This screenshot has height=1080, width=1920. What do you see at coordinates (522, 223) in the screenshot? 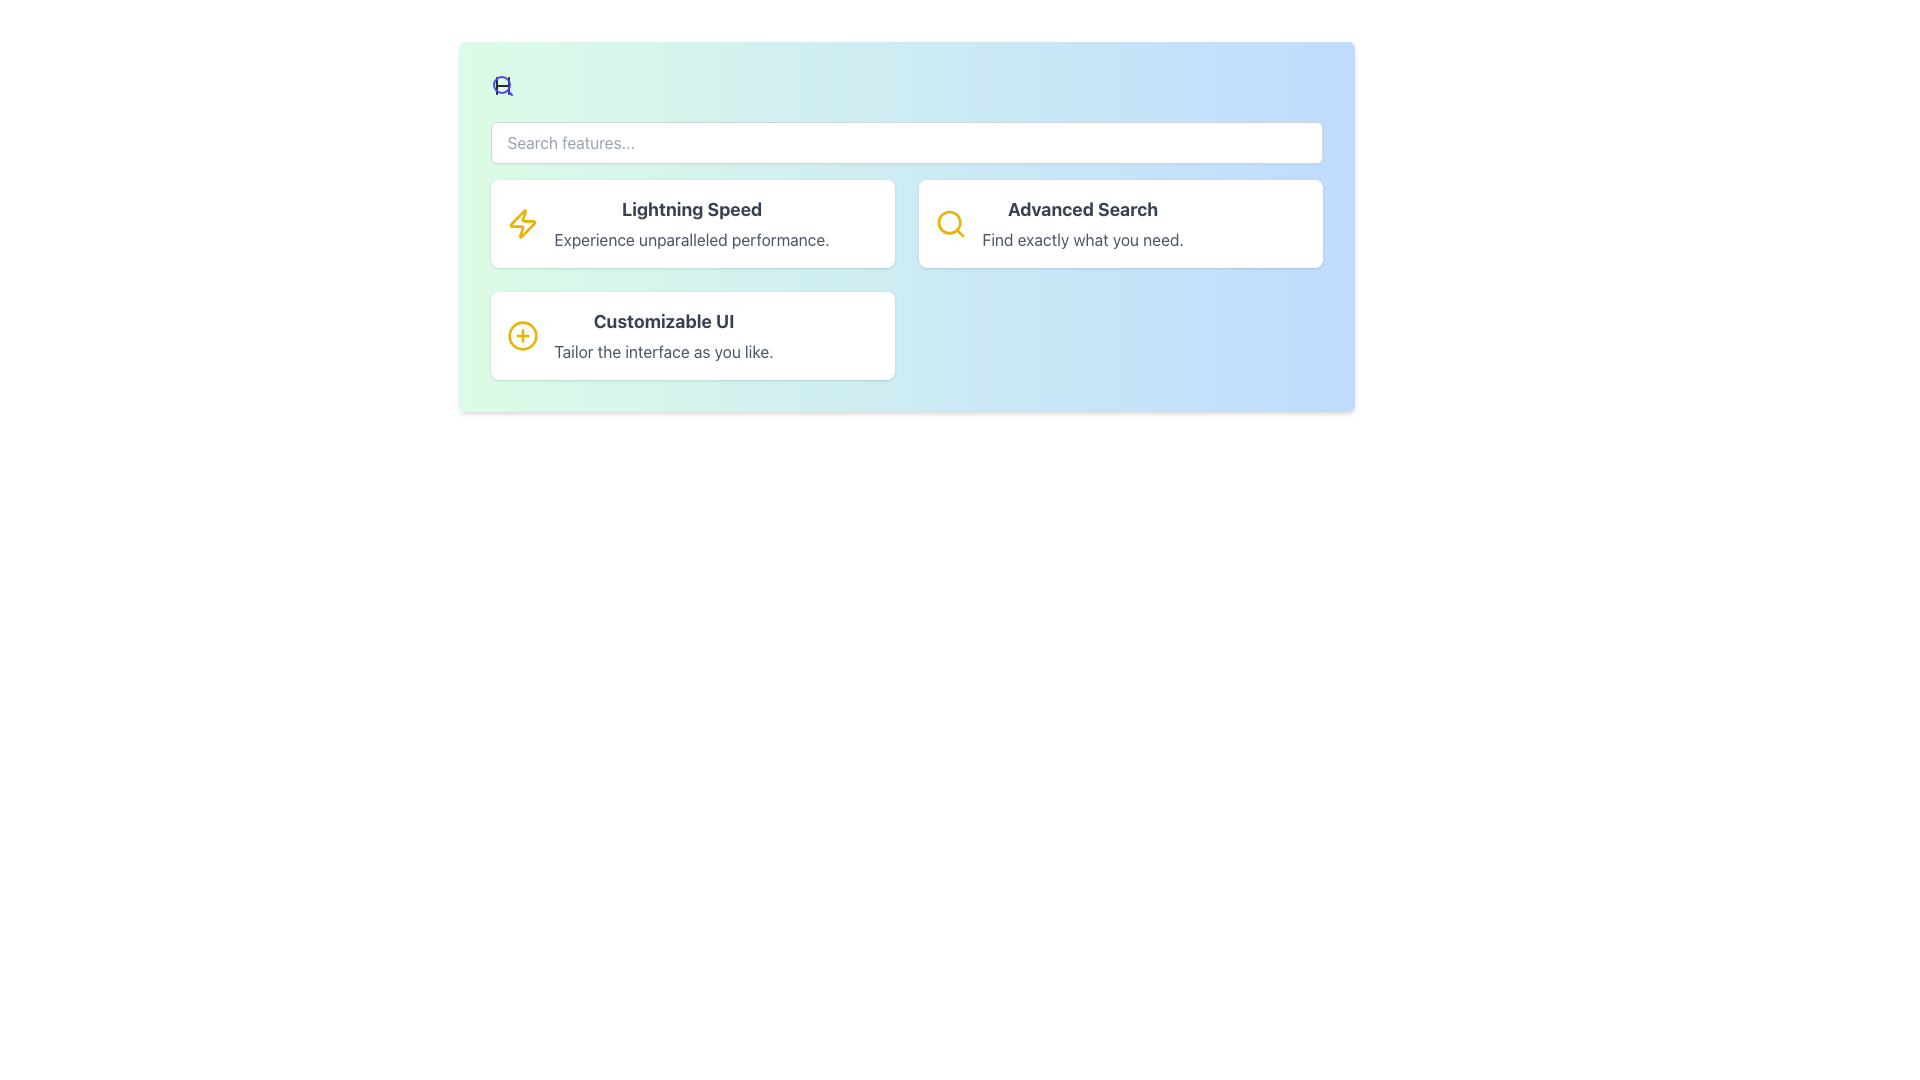
I see `the 'Lightning Speed' icon located in the left portion above the text` at bounding box center [522, 223].